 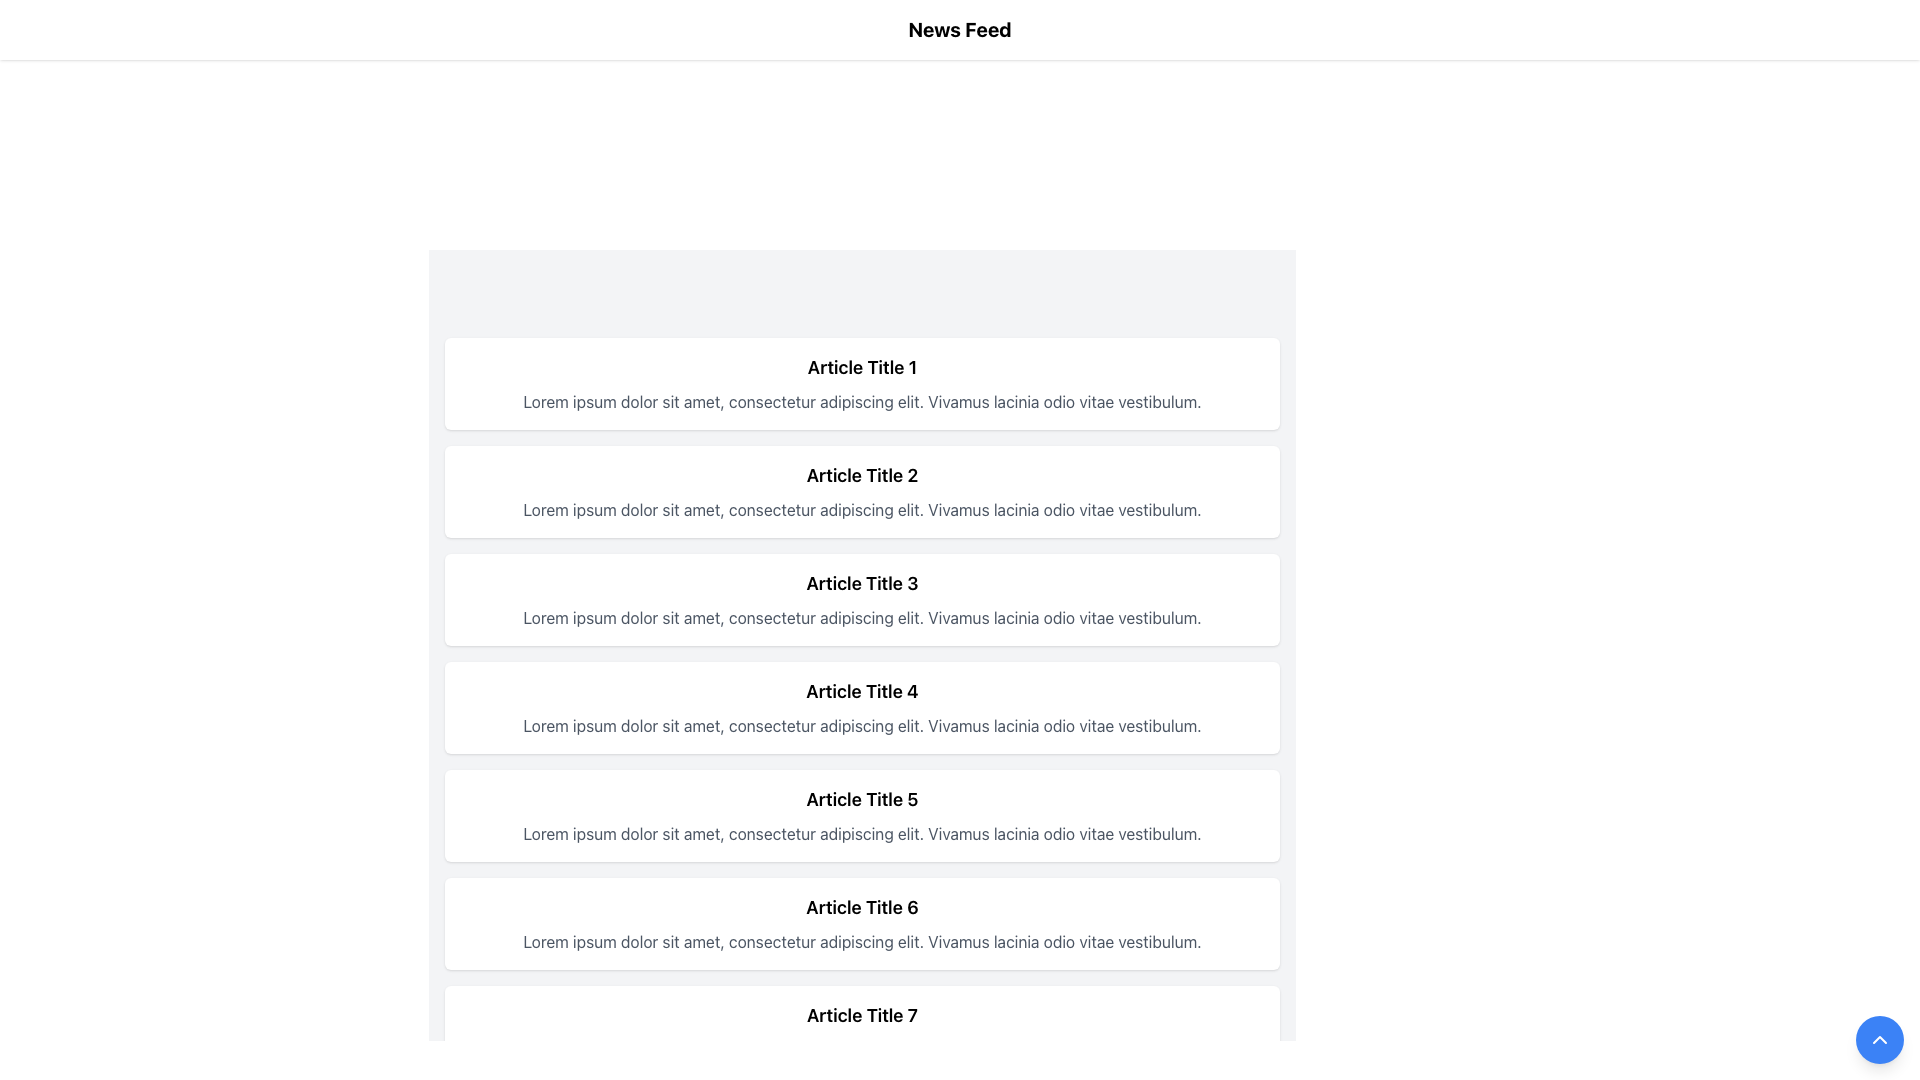 What do you see at coordinates (862, 616) in the screenshot?
I see `the static text displaying the content description of 'Article Title 3', located in the third card from the top, below the title` at bounding box center [862, 616].